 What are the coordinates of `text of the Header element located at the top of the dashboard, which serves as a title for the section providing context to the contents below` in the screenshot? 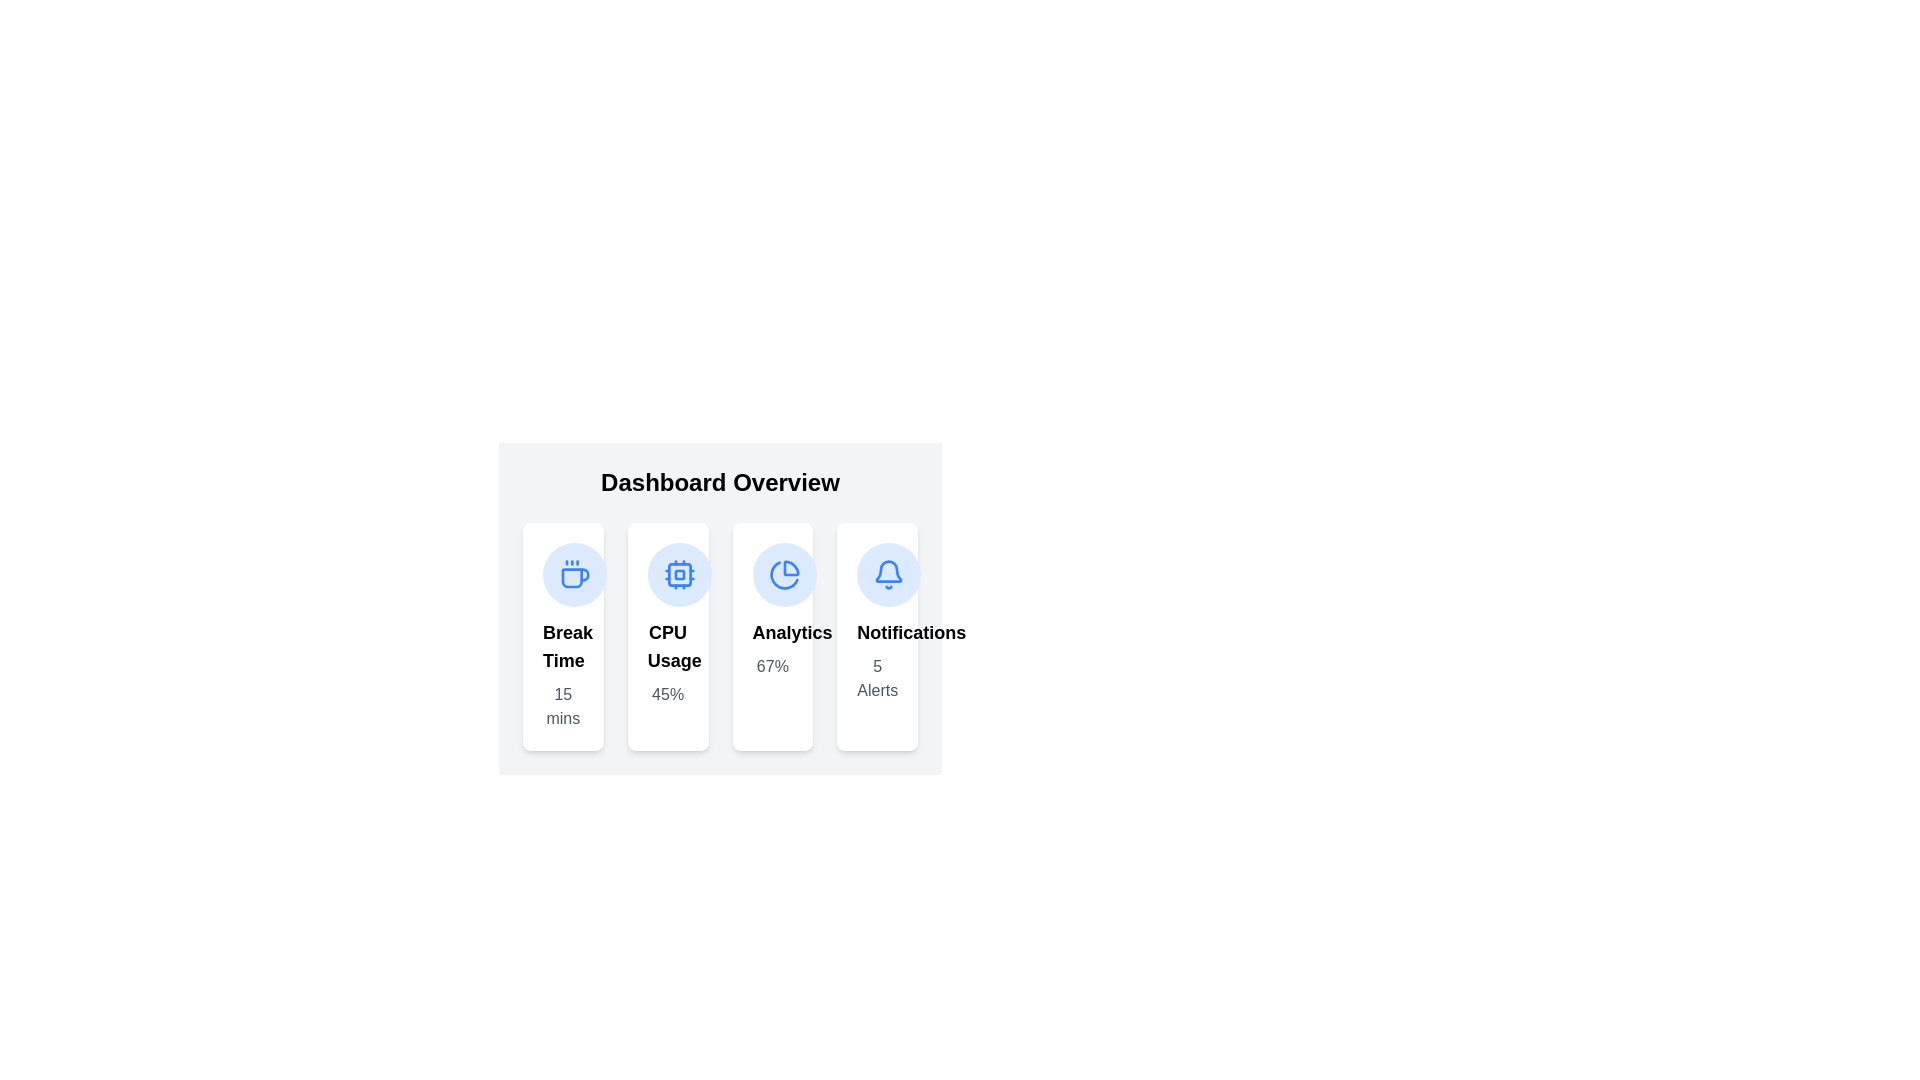 It's located at (720, 482).